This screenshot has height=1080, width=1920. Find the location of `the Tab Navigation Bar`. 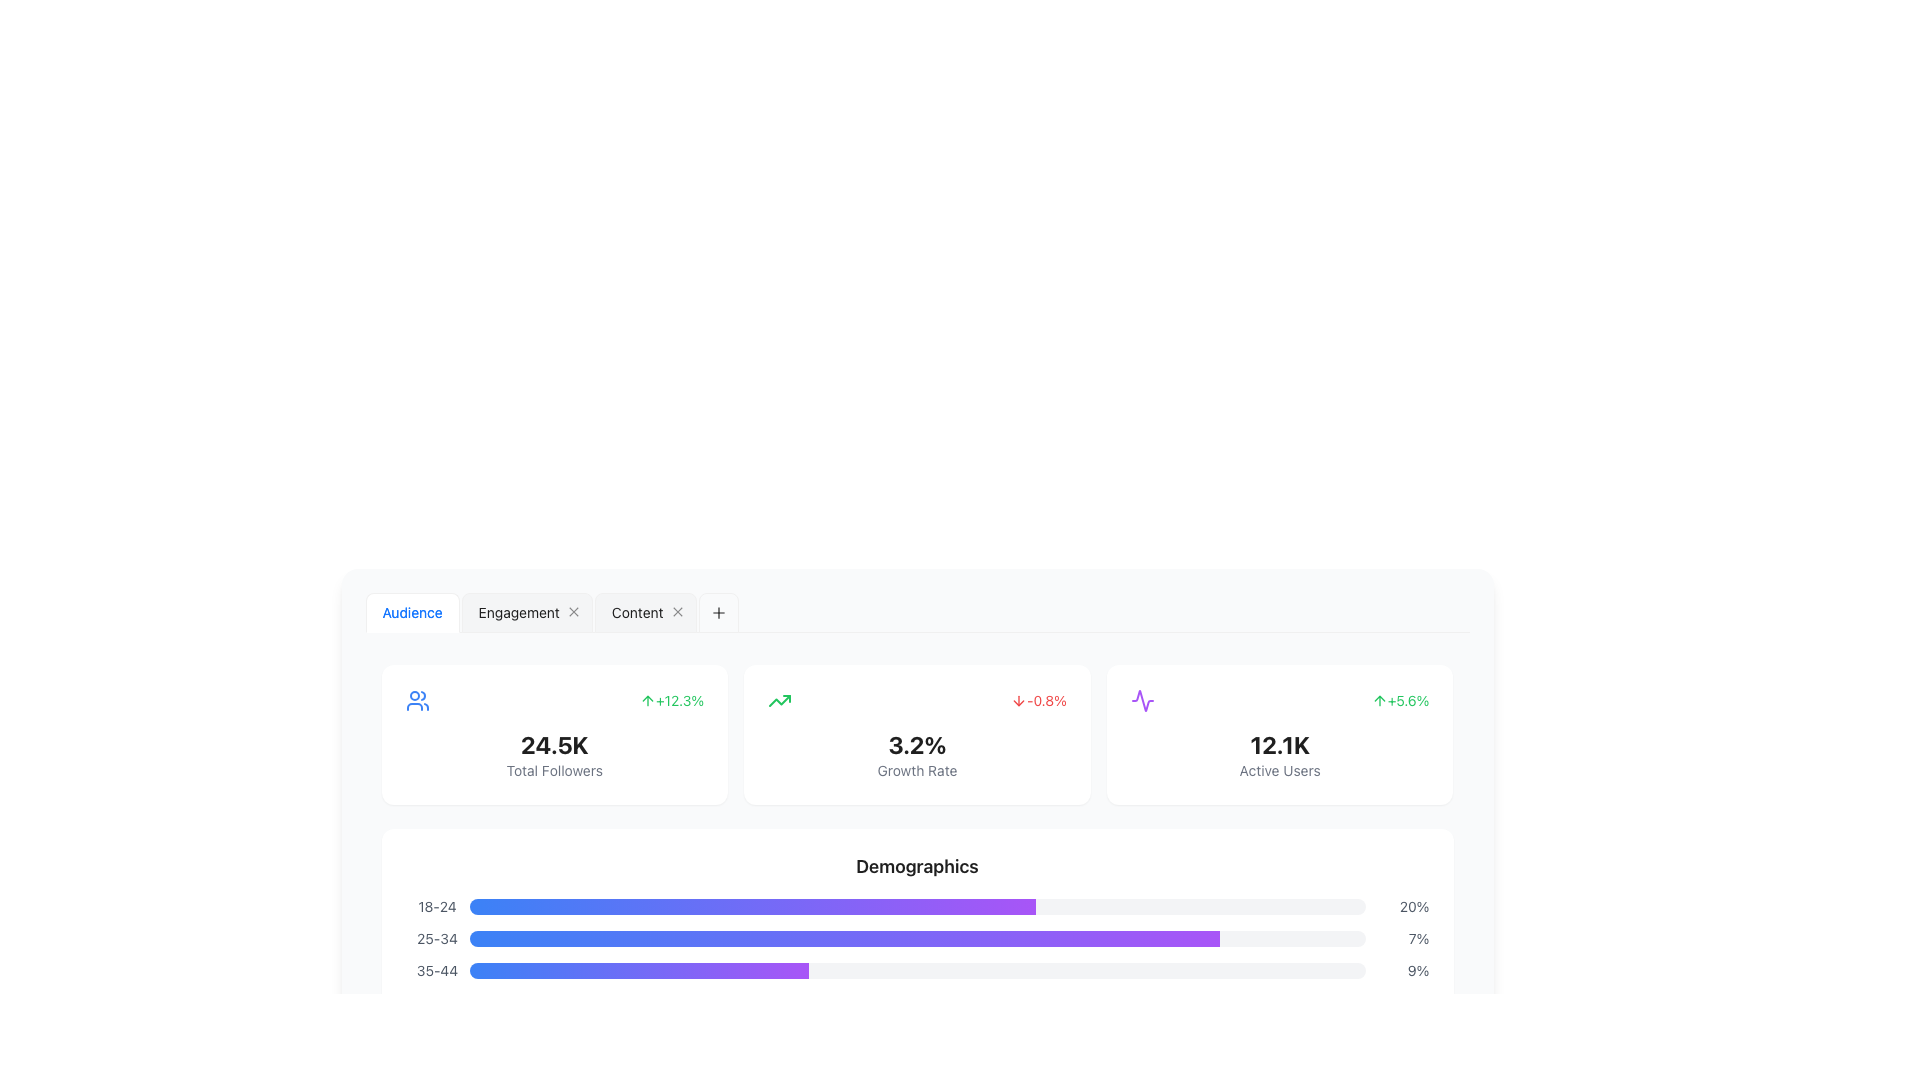

the Tab Navigation Bar is located at coordinates (552, 612).